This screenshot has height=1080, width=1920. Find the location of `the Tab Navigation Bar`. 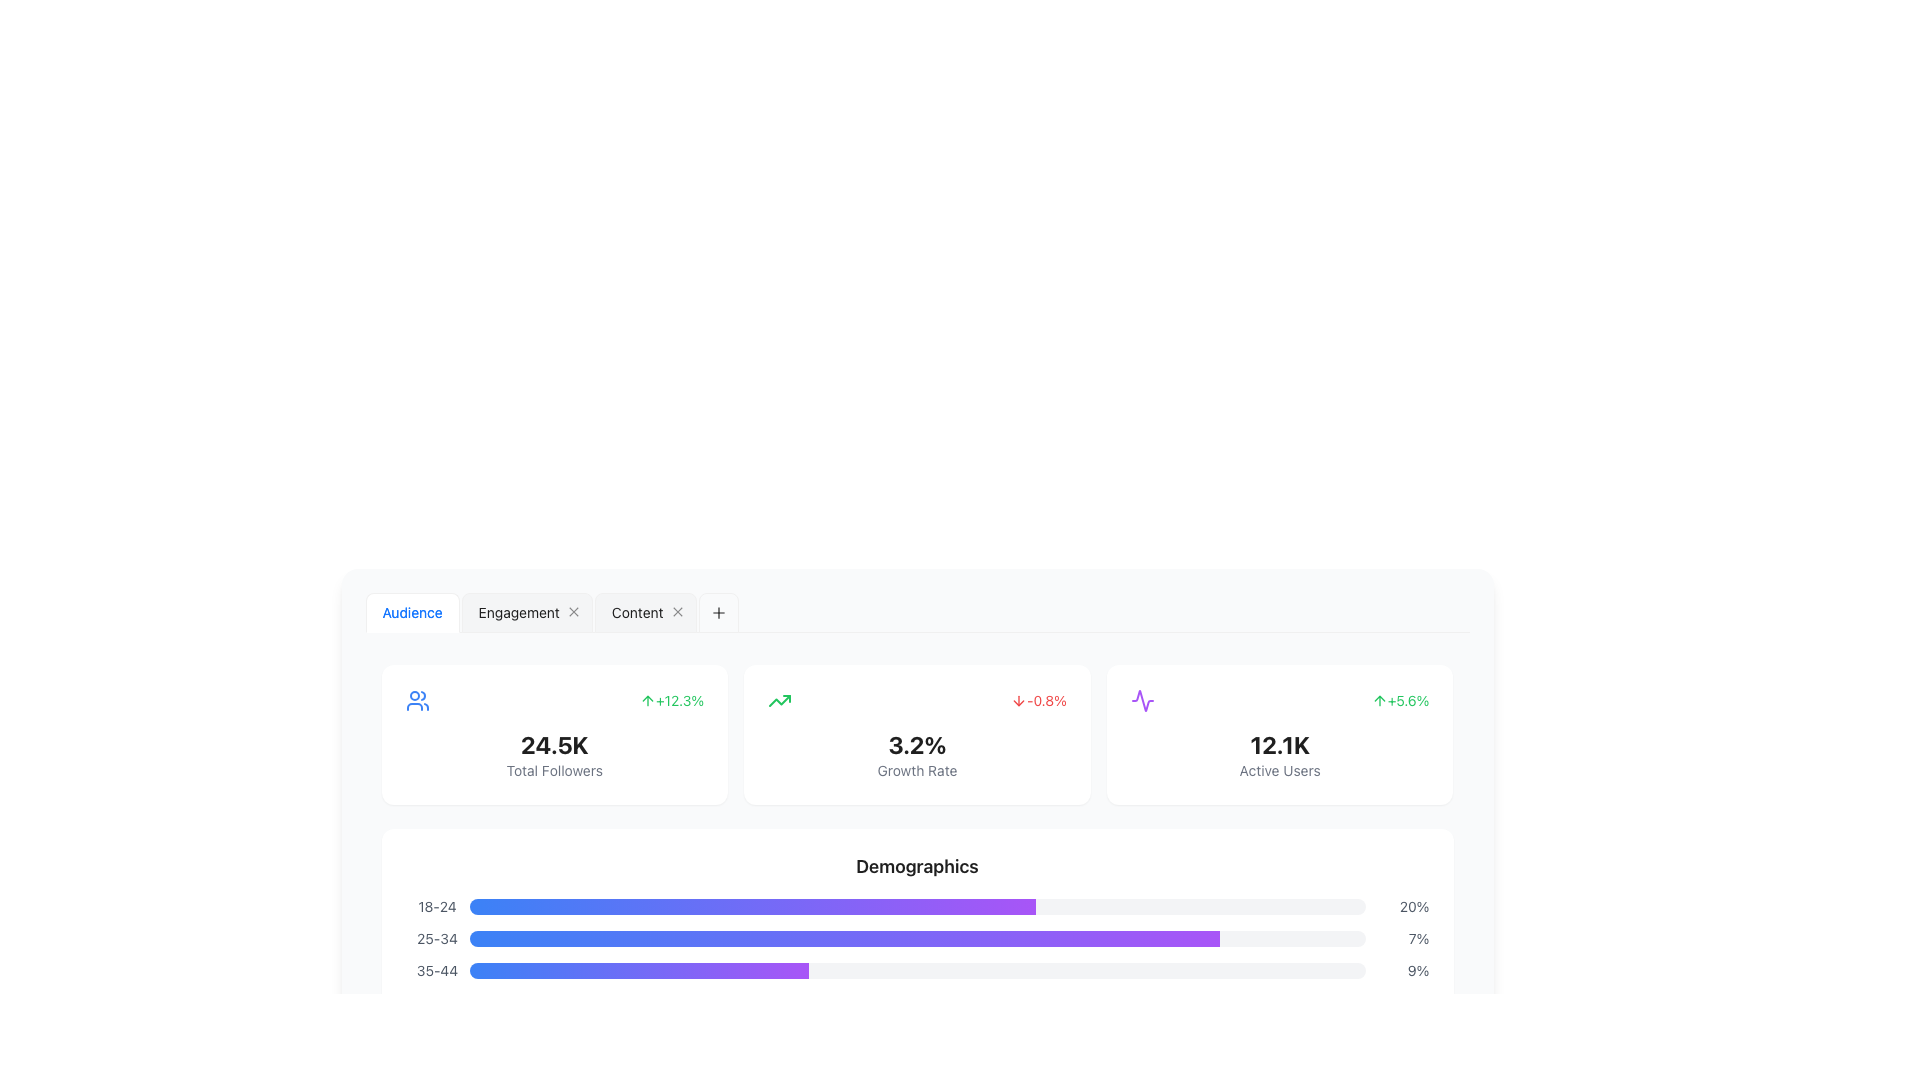

the Tab Navigation Bar is located at coordinates (552, 612).